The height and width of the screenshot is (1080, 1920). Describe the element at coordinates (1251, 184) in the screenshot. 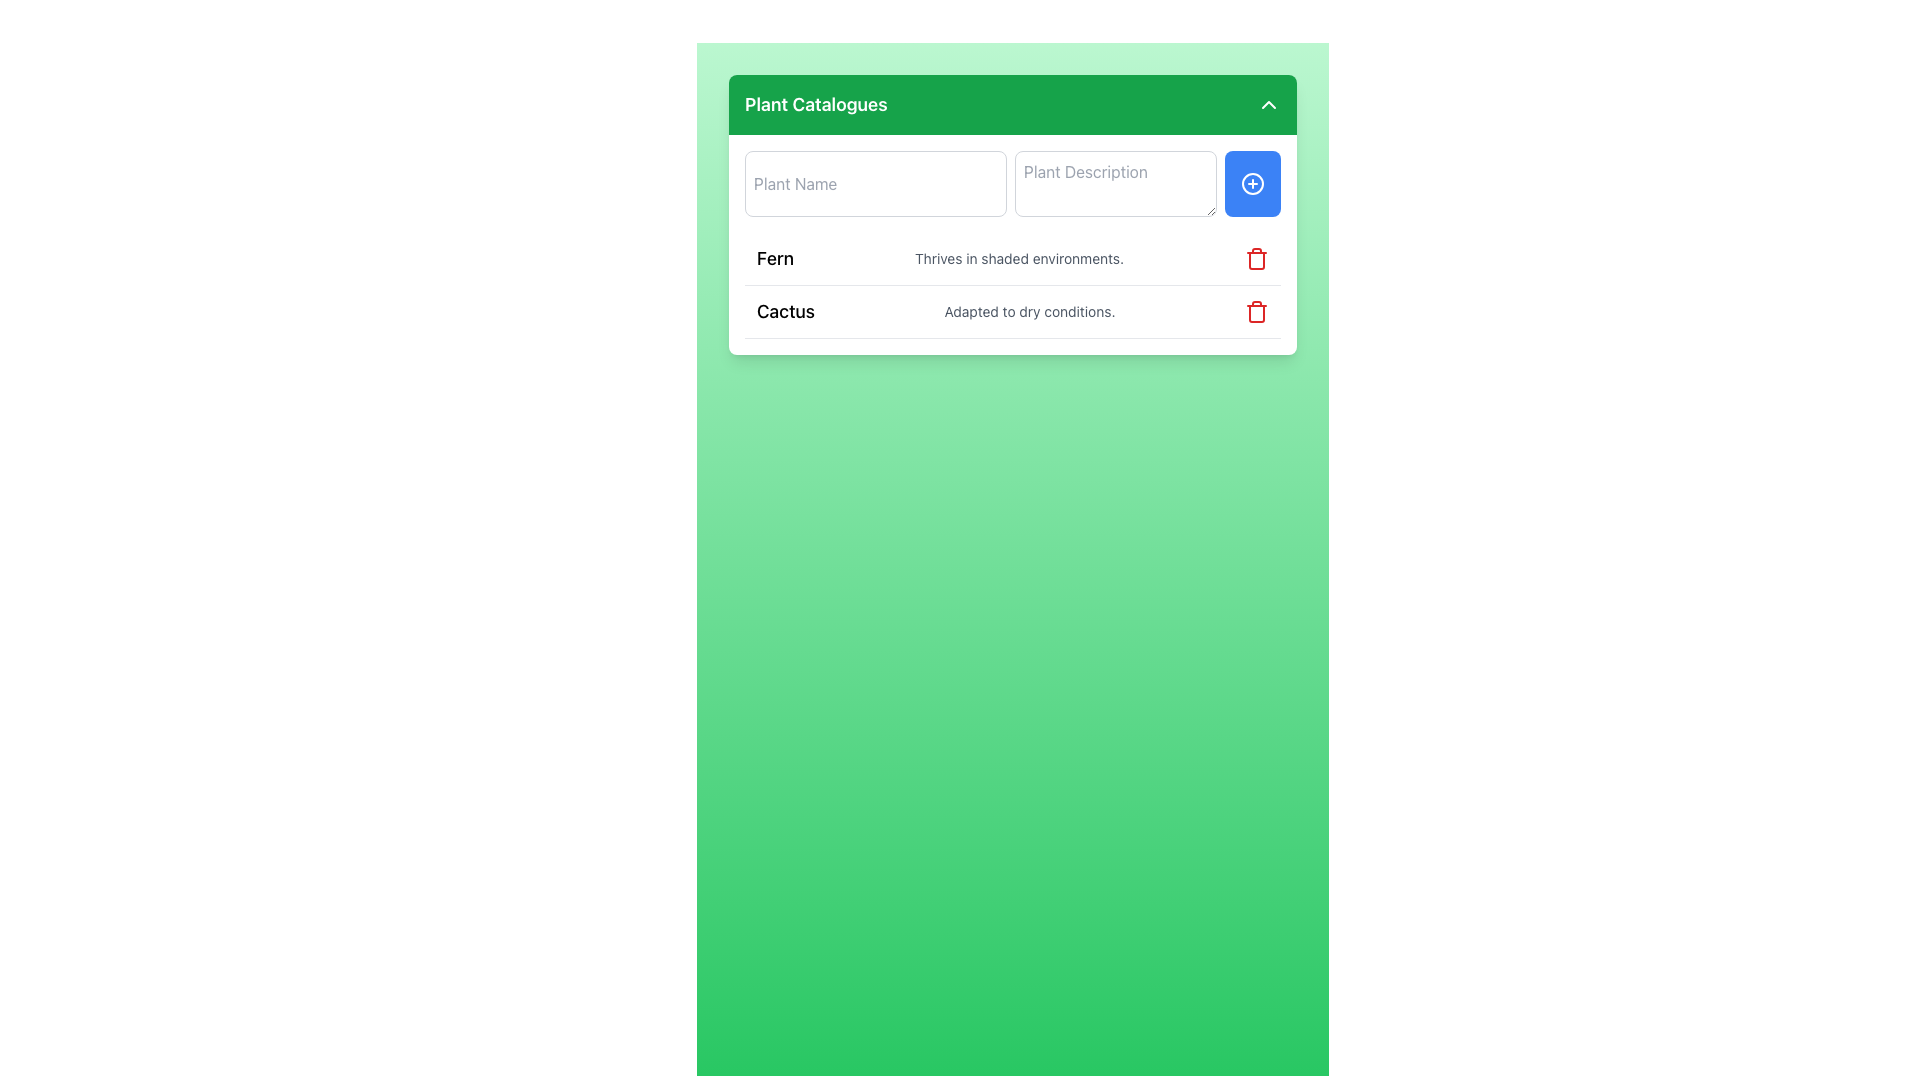

I see `the add item button located next to the 'Plant Description' text input field in the green header section` at that location.